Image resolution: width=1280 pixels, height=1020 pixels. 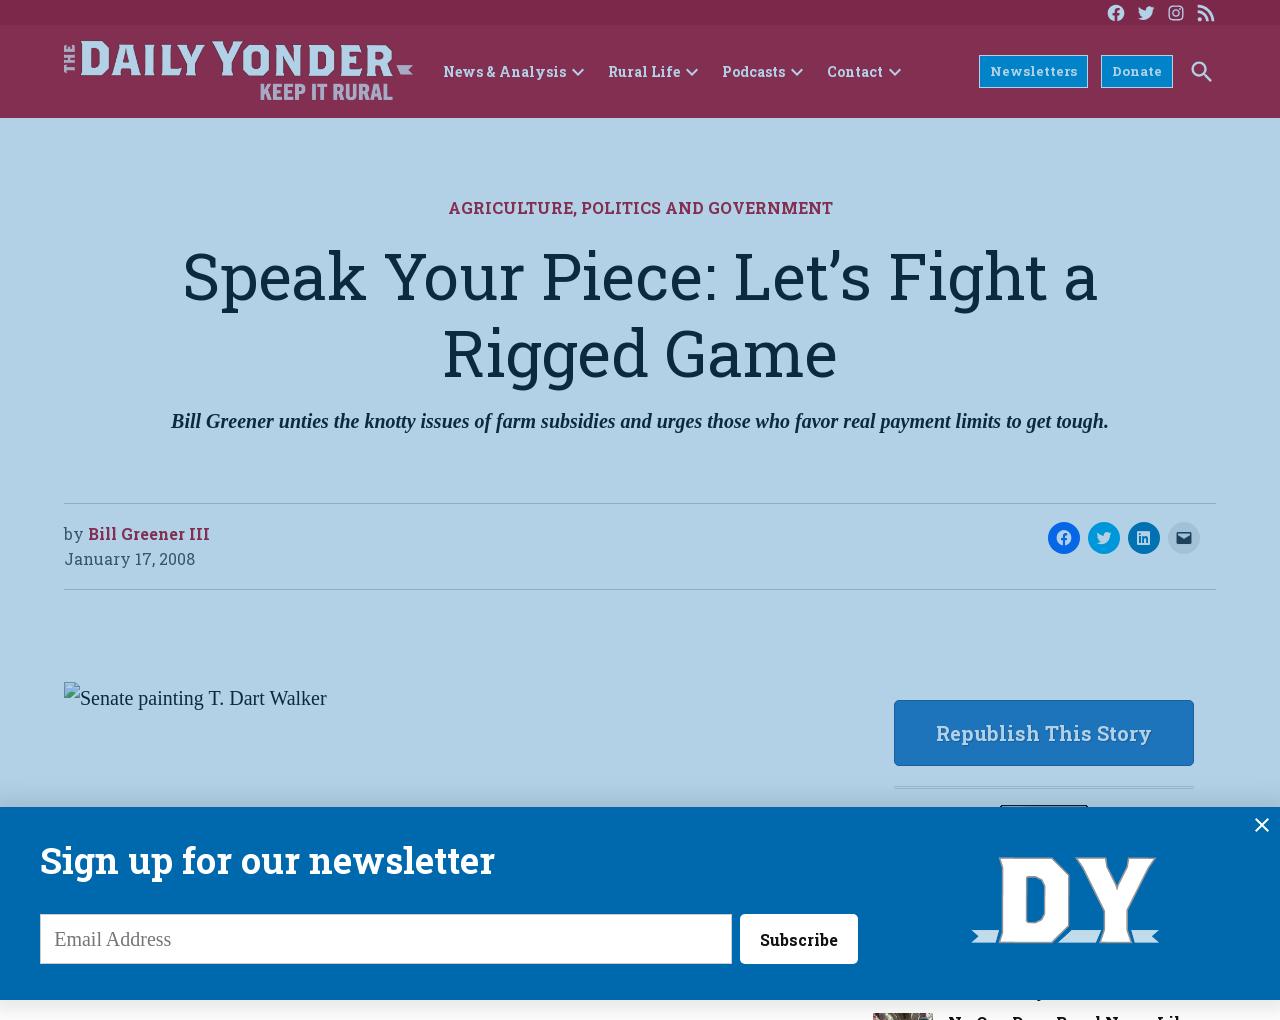 What do you see at coordinates (87, 531) in the screenshot?
I see `'Bill Greener III'` at bounding box center [87, 531].